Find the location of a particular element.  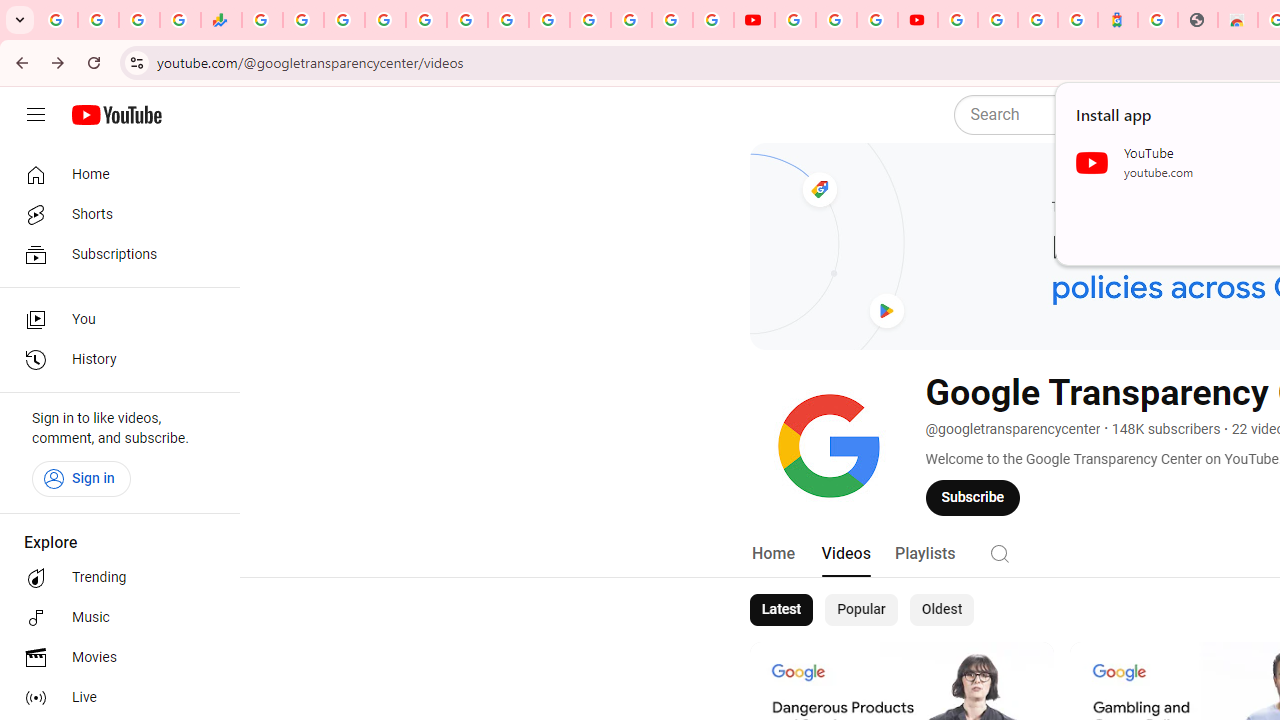

'History' is located at coordinates (112, 360).